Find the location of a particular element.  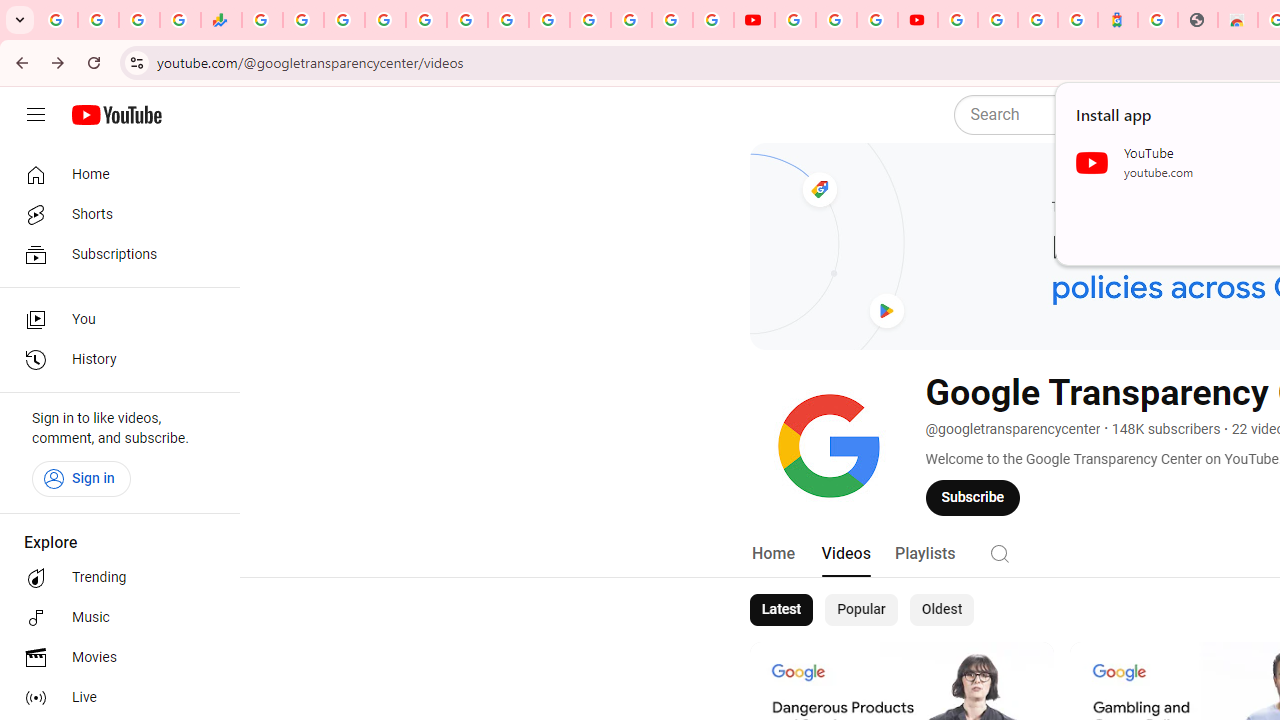

'History' is located at coordinates (112, 360).